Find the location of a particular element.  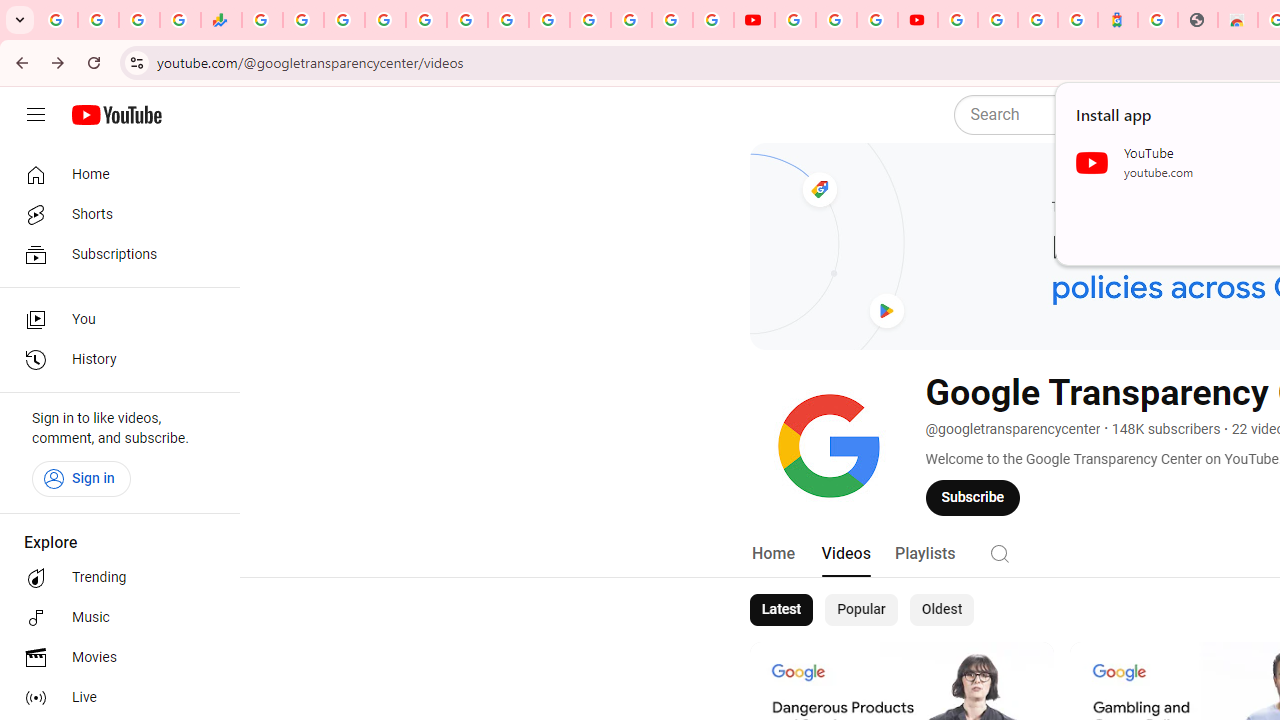

'History' is located at coordinates (112, 360).